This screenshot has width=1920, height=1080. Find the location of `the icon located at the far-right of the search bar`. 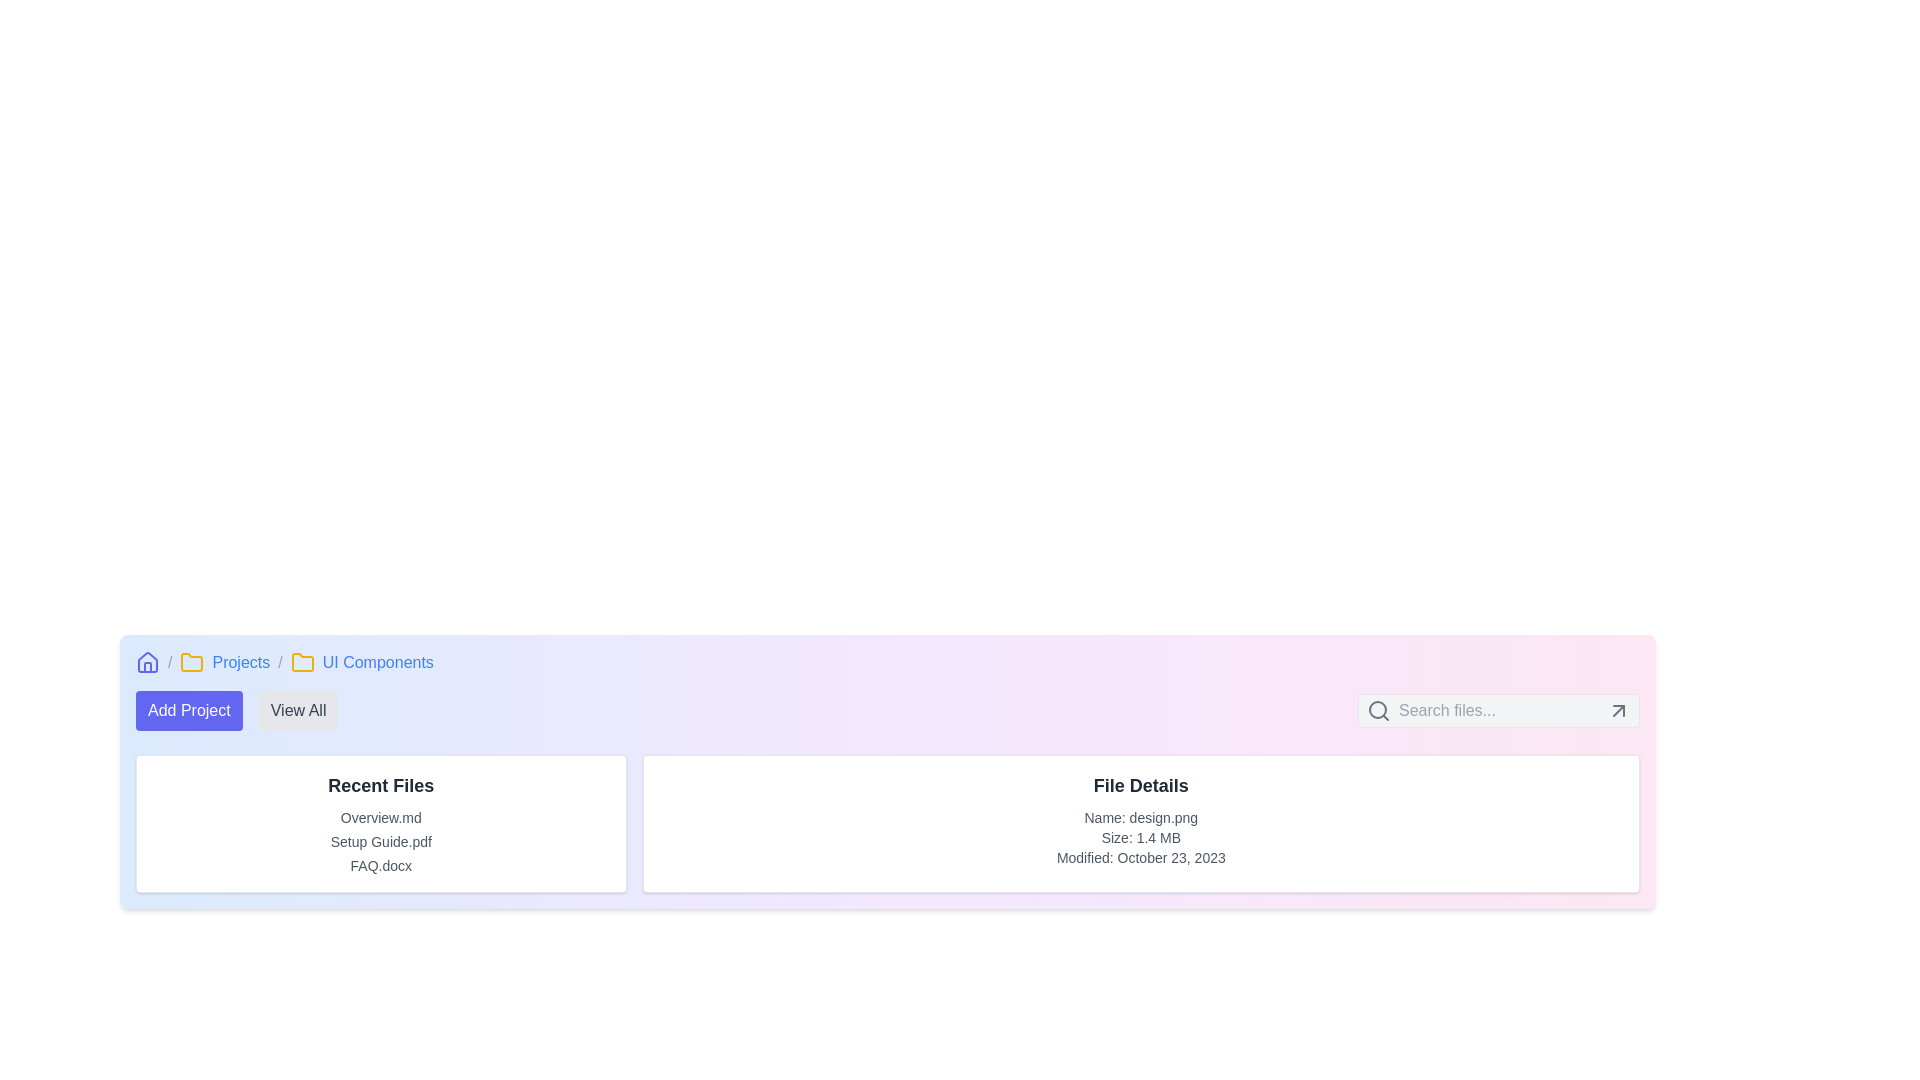

the icon located at the far-right of the search bar is located at coordinates (1618, 709).